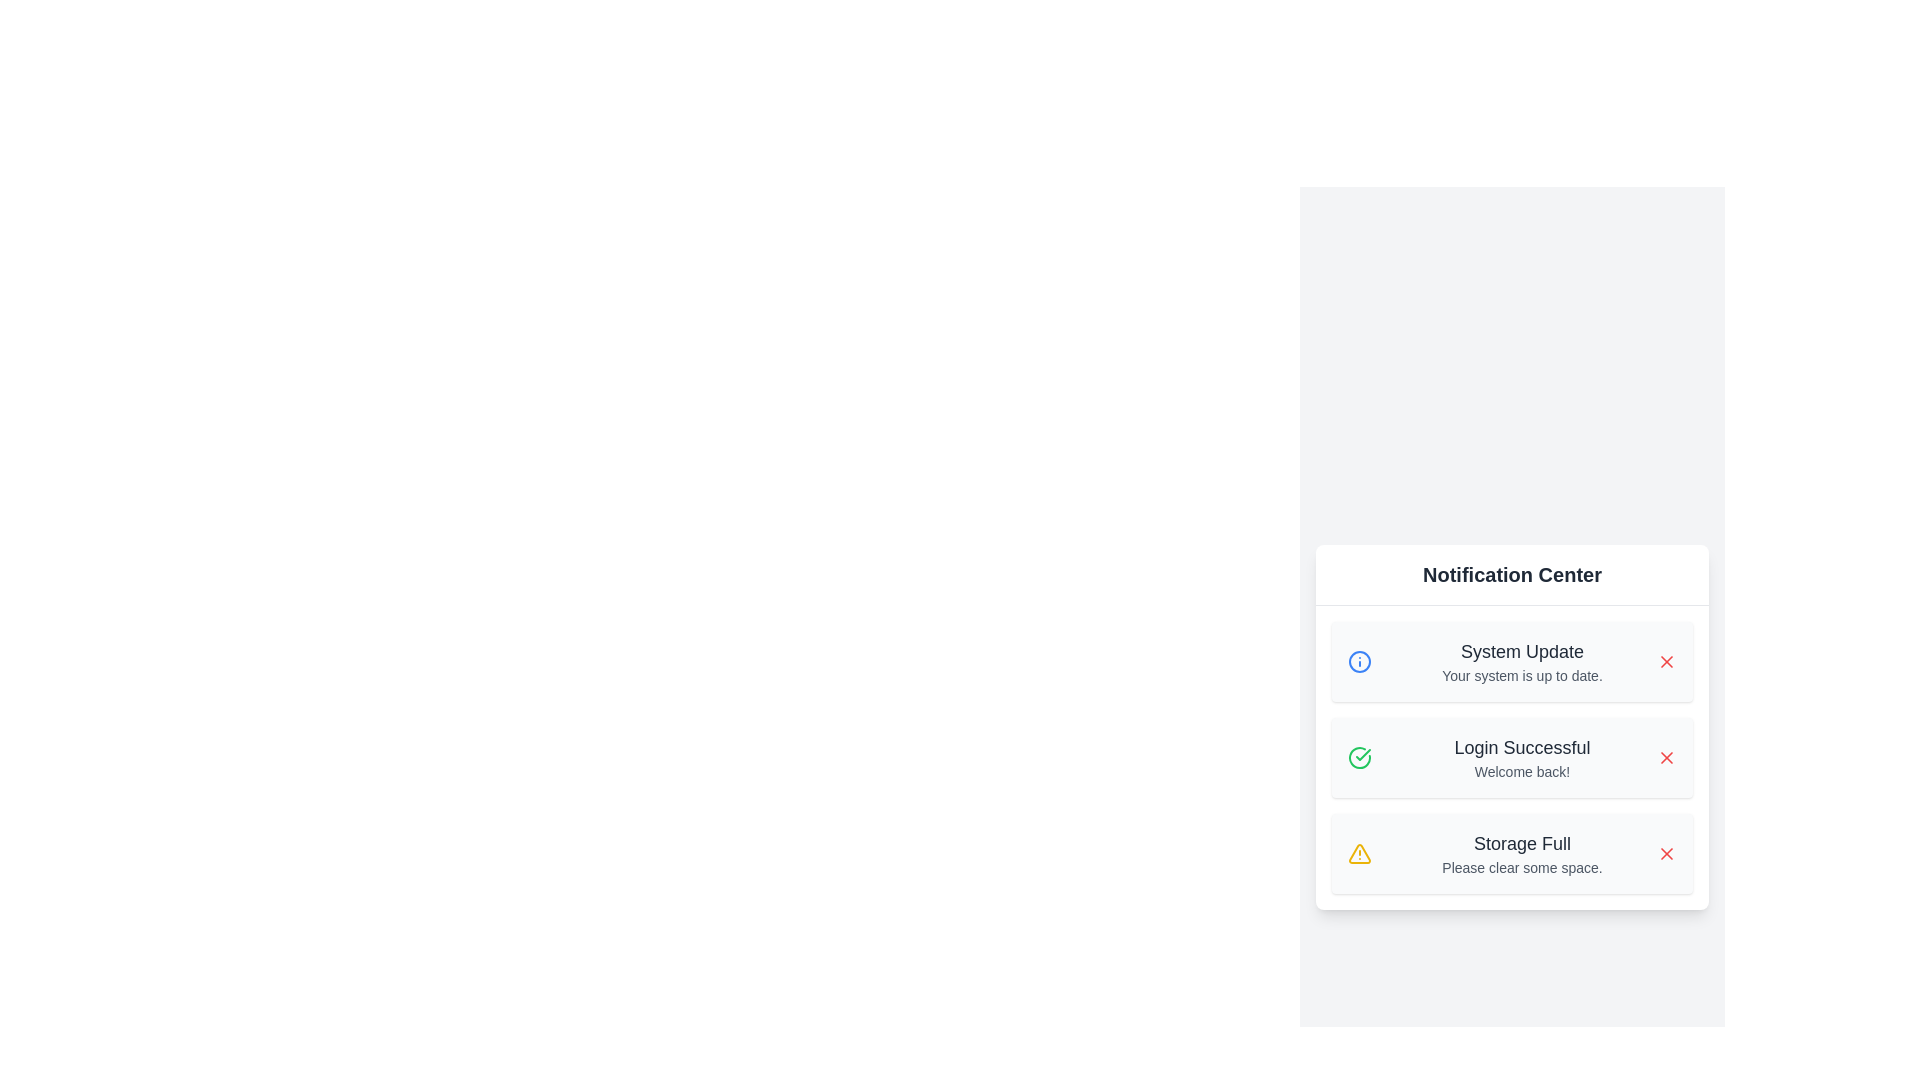 The width and height of the screenshot is (1920, 1080). What do you see at coordinates (1666, 660) in the screenshot?
I see `the red 'X' close button located at the top-right corner of the 'System Update' notification` at bounding box center [1666, 660].